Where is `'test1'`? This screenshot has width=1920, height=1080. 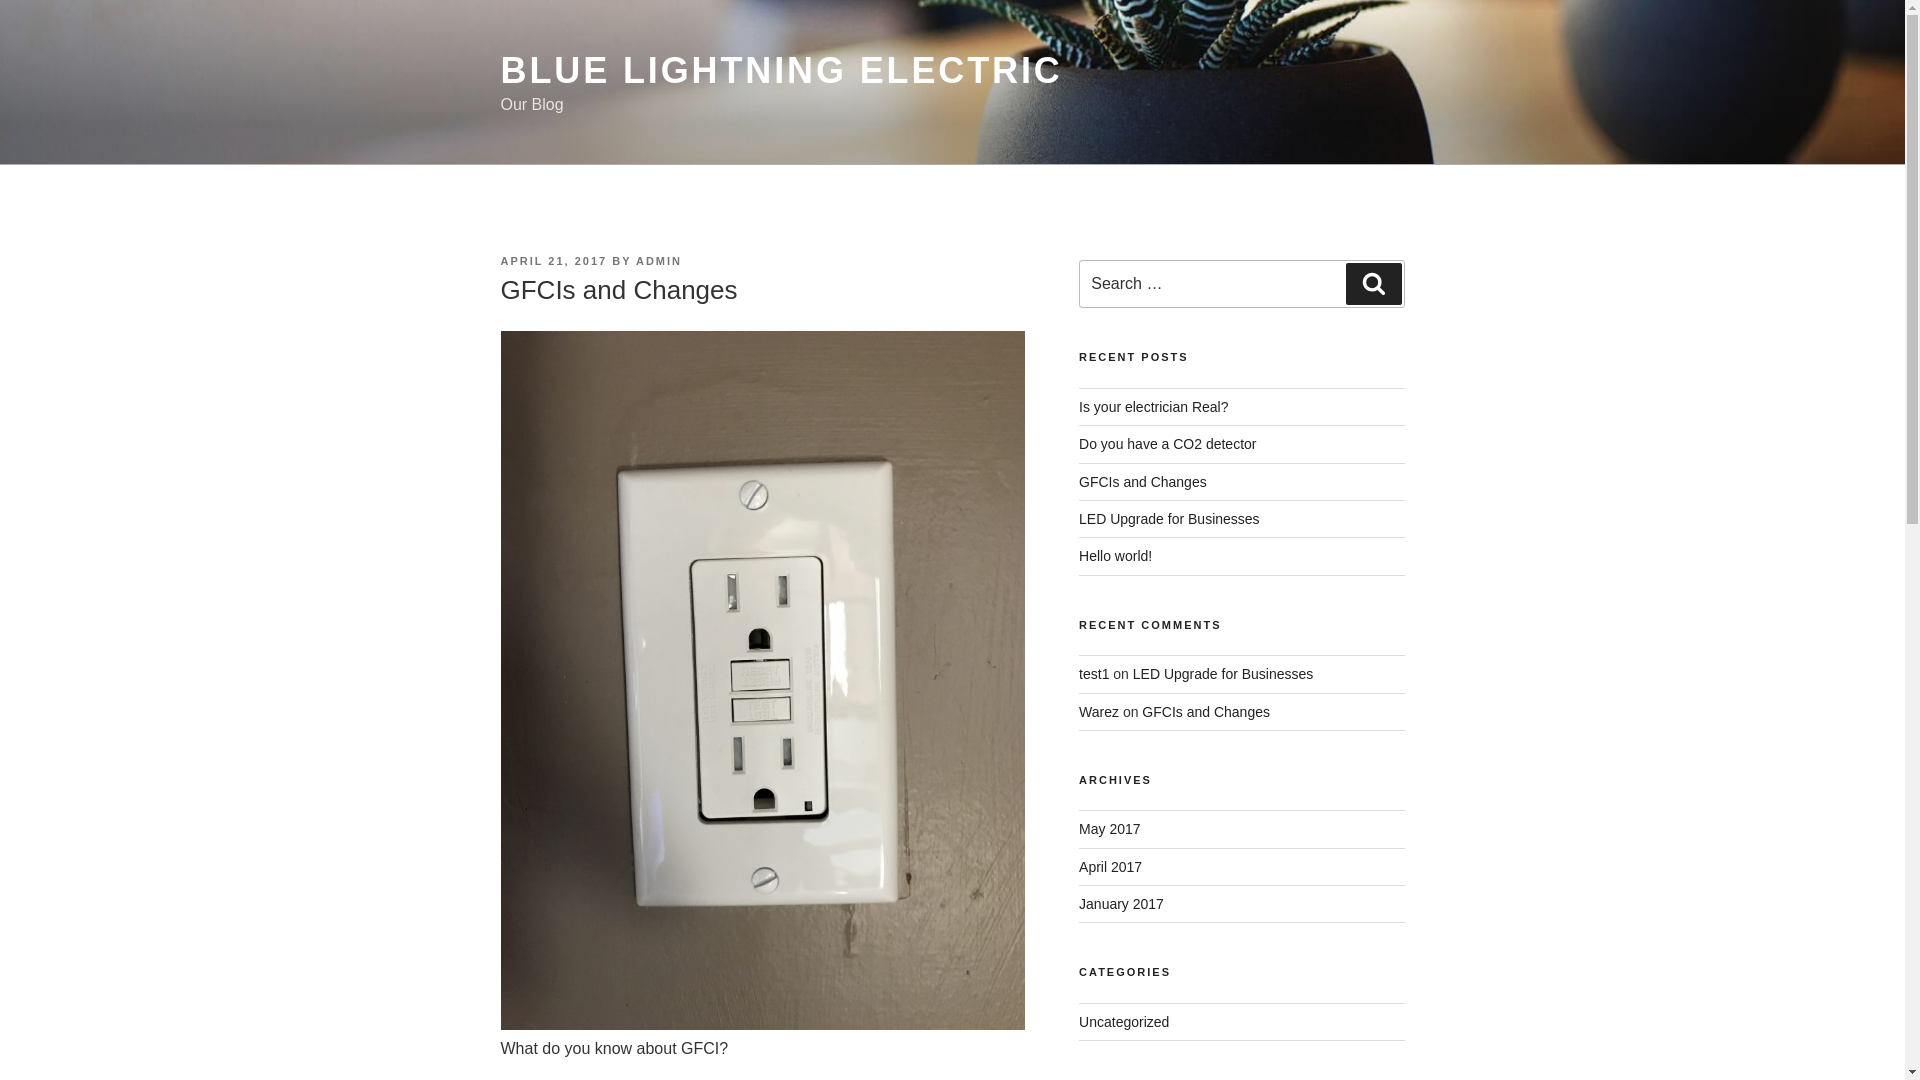
'test1' is located at coordinates (1093, 674).